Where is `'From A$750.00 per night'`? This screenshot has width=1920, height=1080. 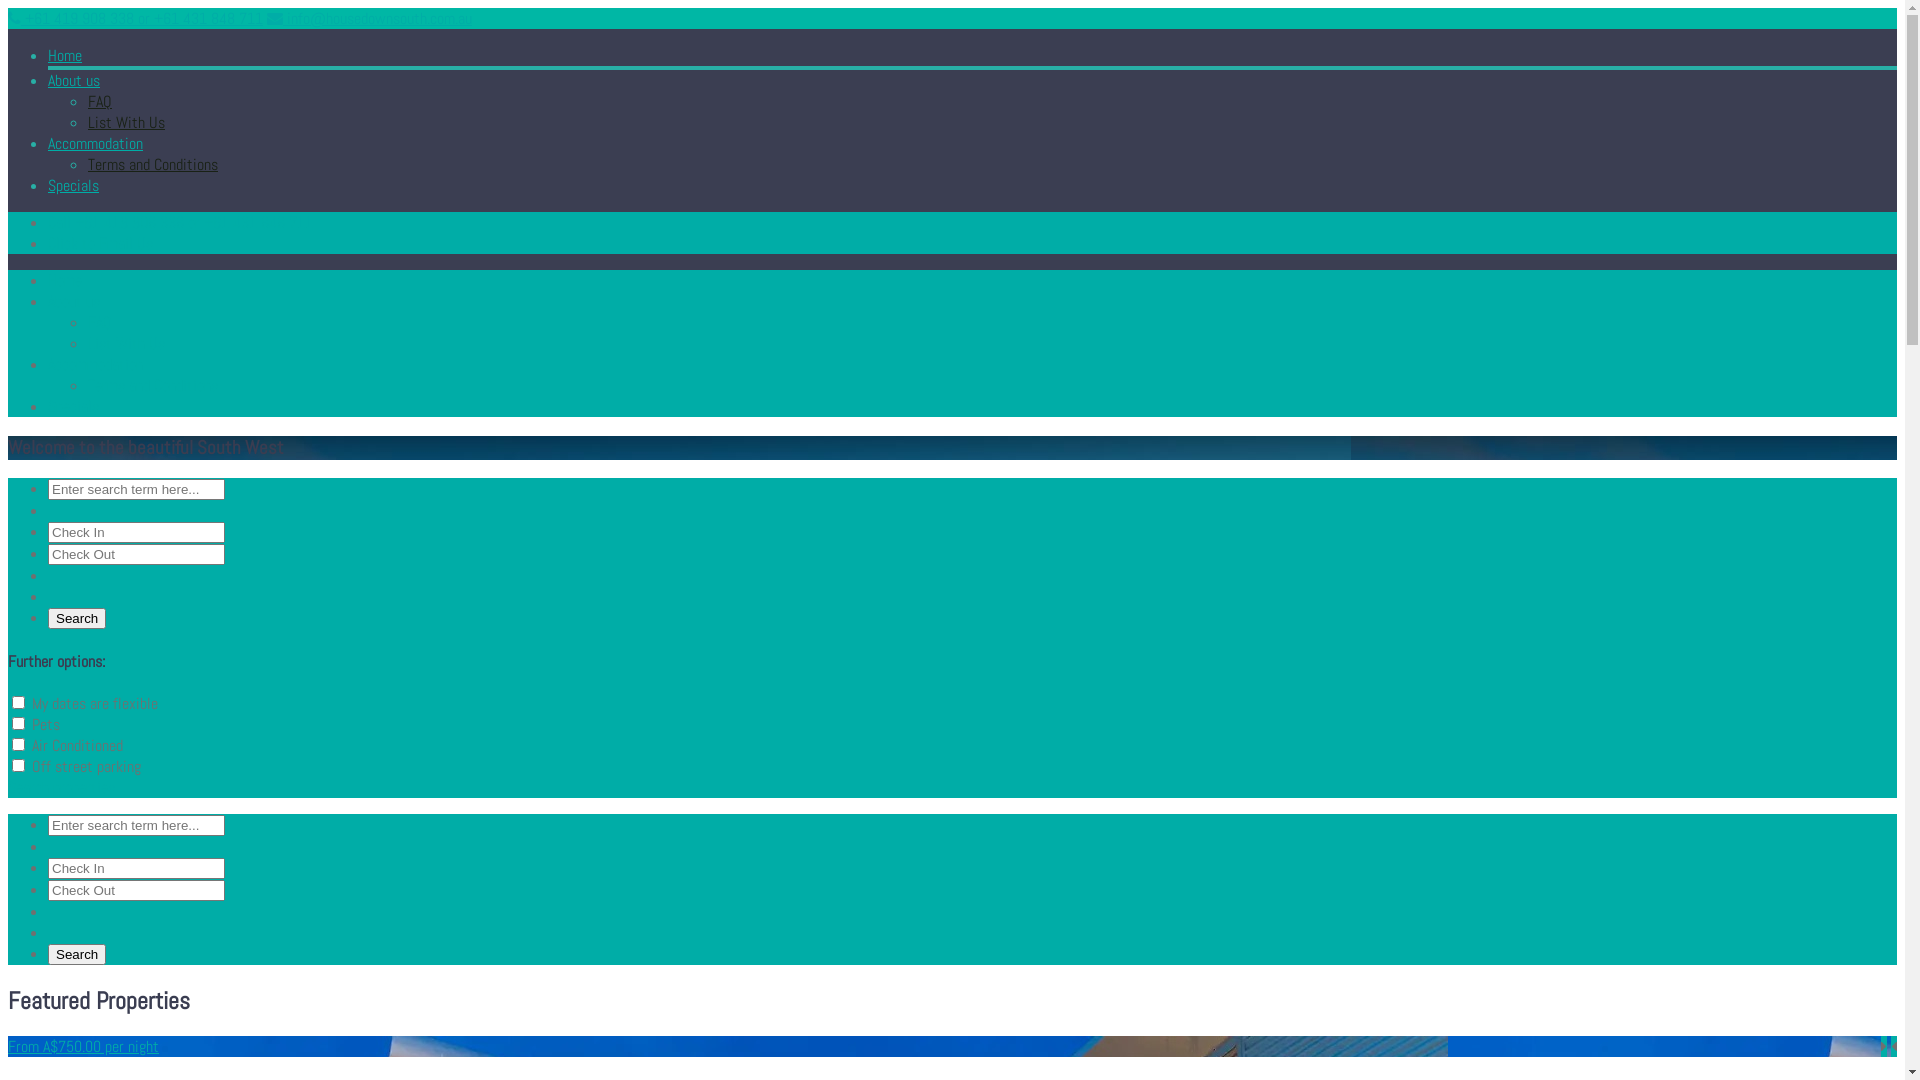 'From A$750.00 per night' is located at coordinates (8, 1045).